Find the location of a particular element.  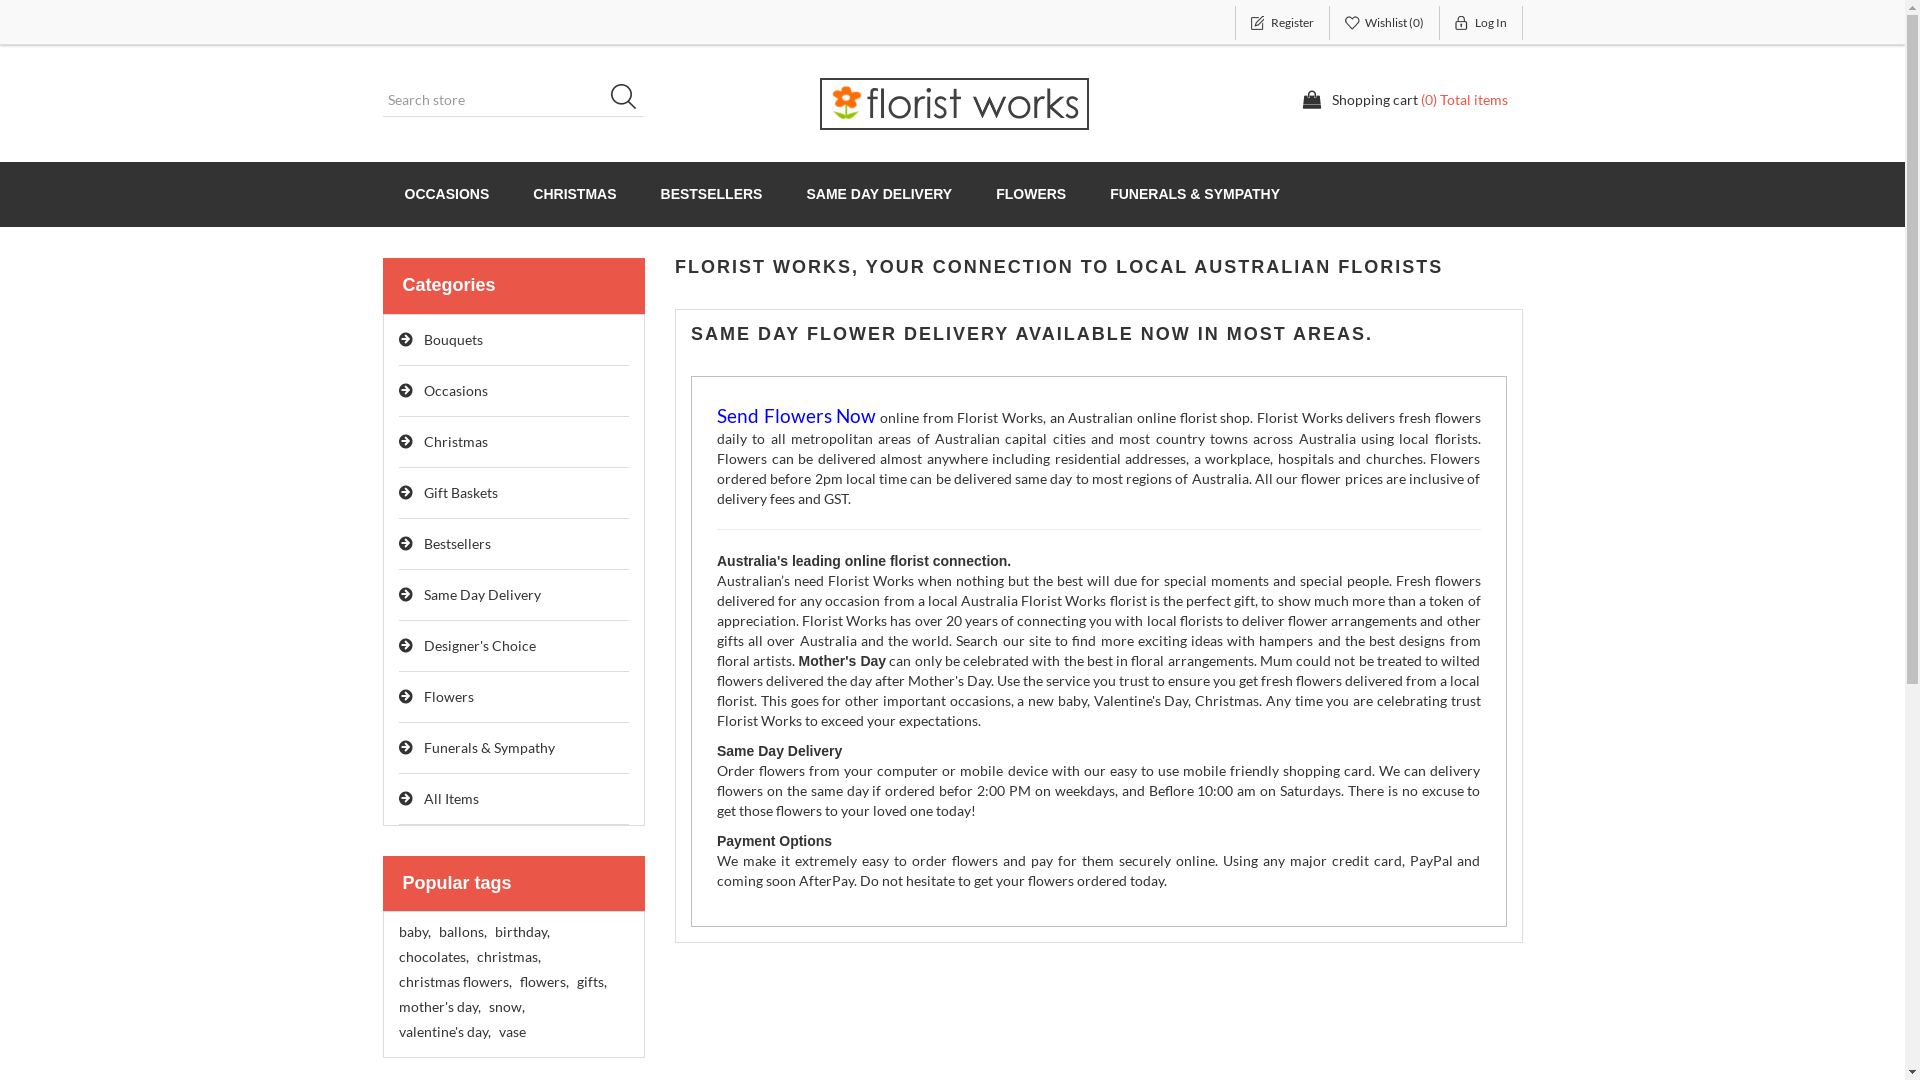

'valentine's day,' is located at coordinates (398, 1032).